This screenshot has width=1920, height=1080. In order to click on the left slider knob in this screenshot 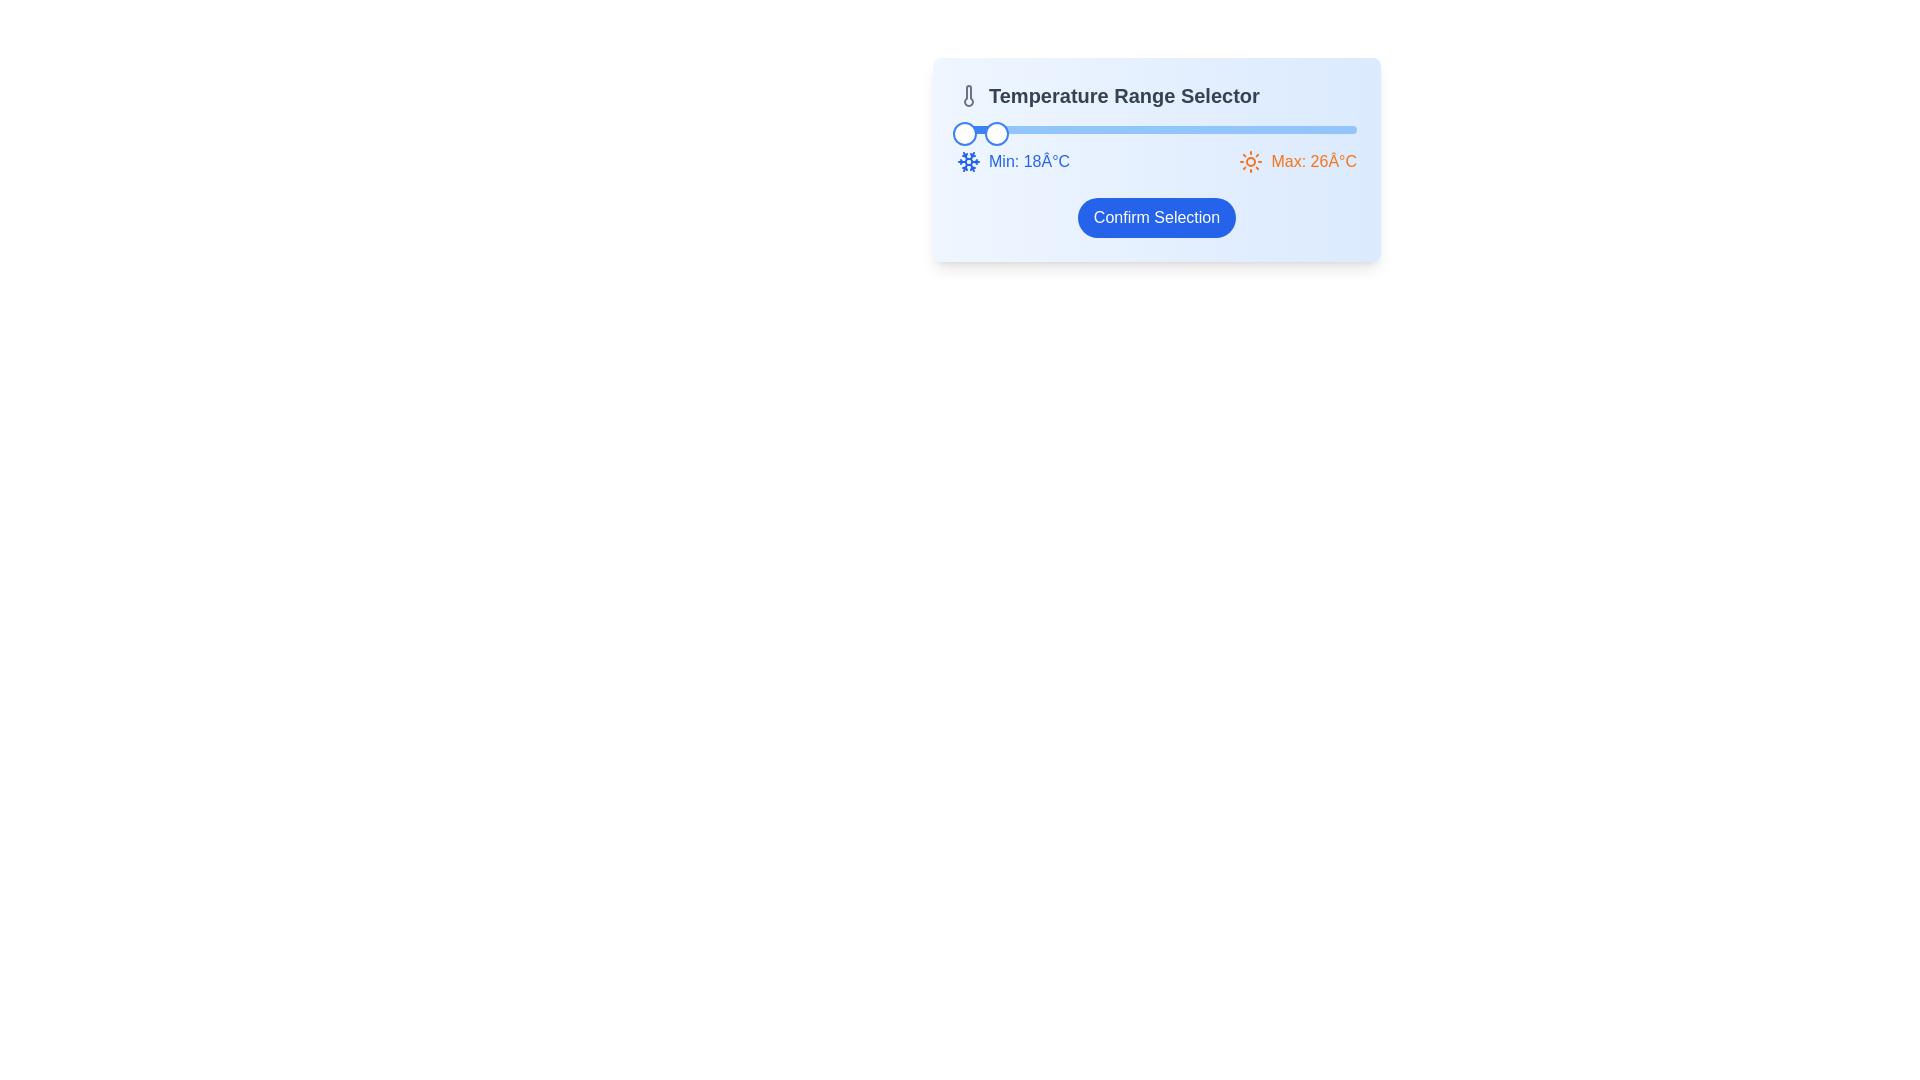, I will do `click(943, 134)`.